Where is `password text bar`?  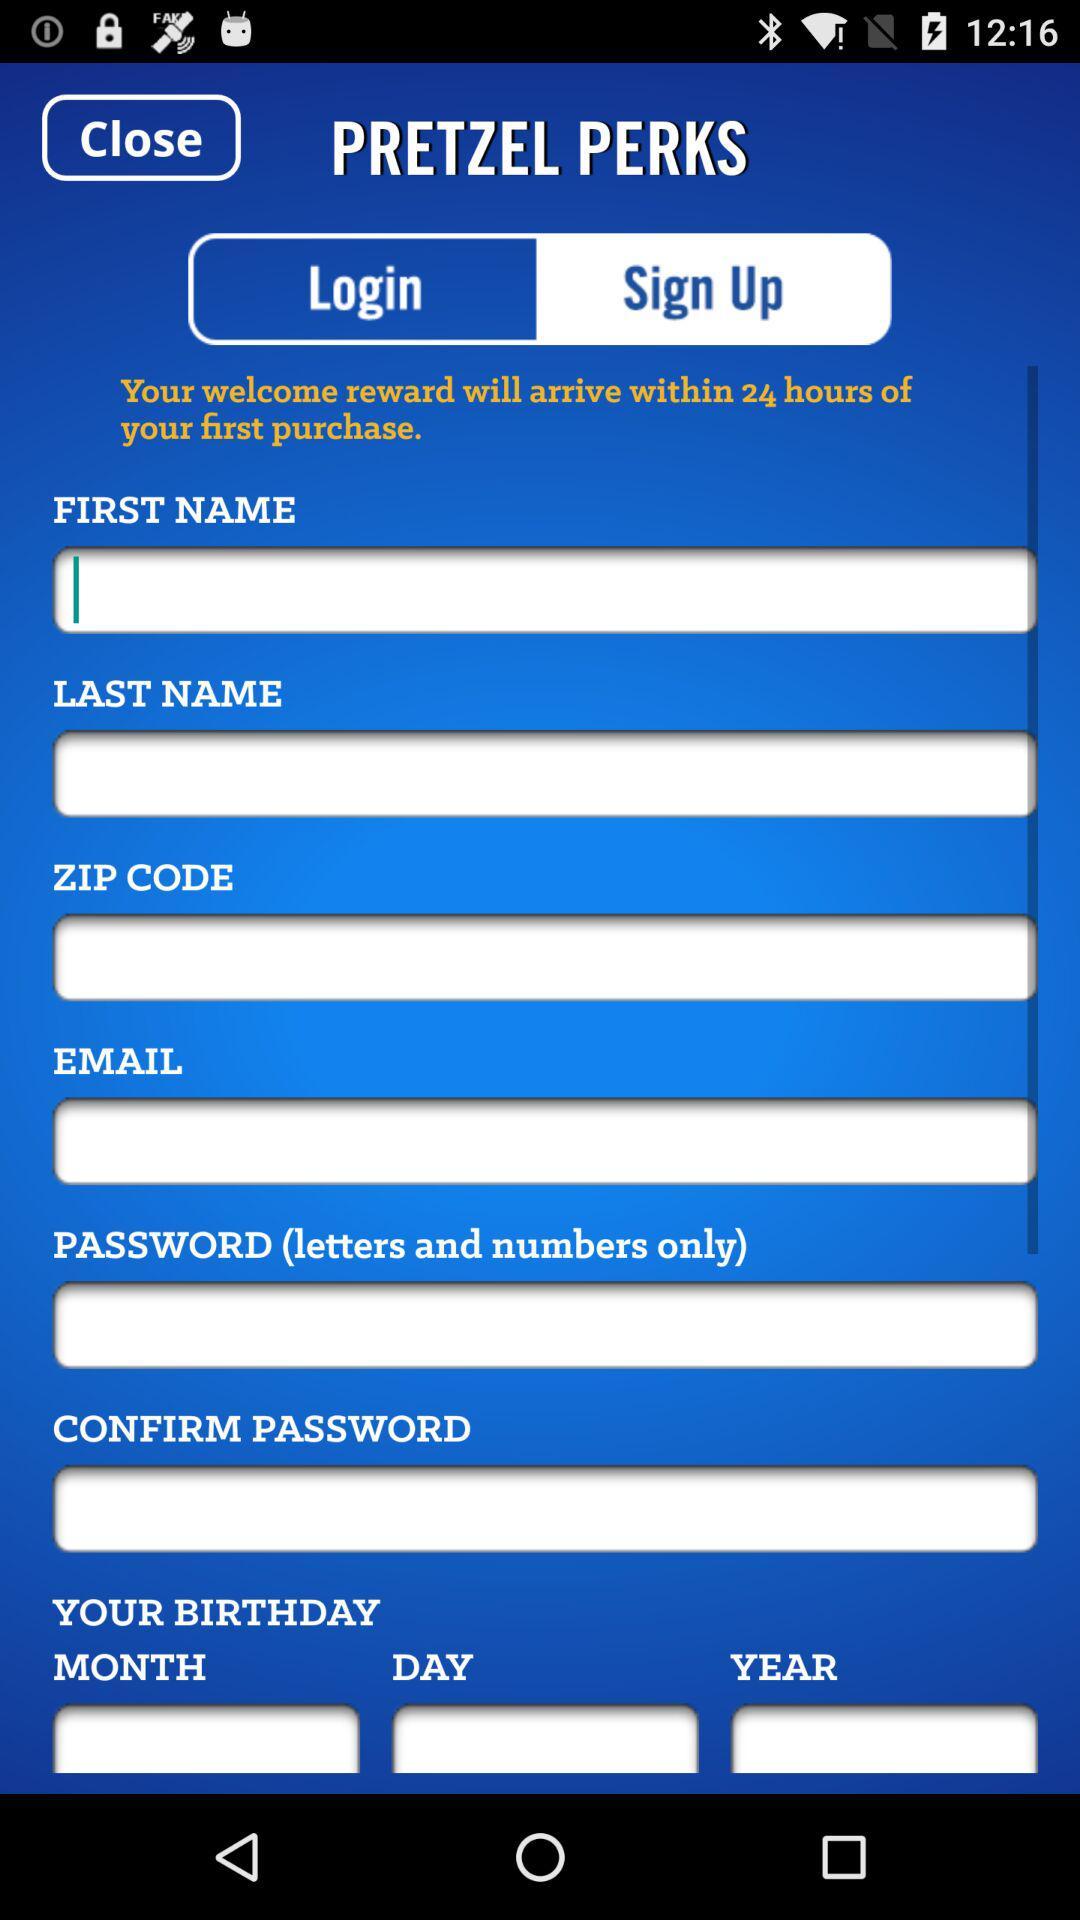 password text bar is located at coordinates (545, 1508).